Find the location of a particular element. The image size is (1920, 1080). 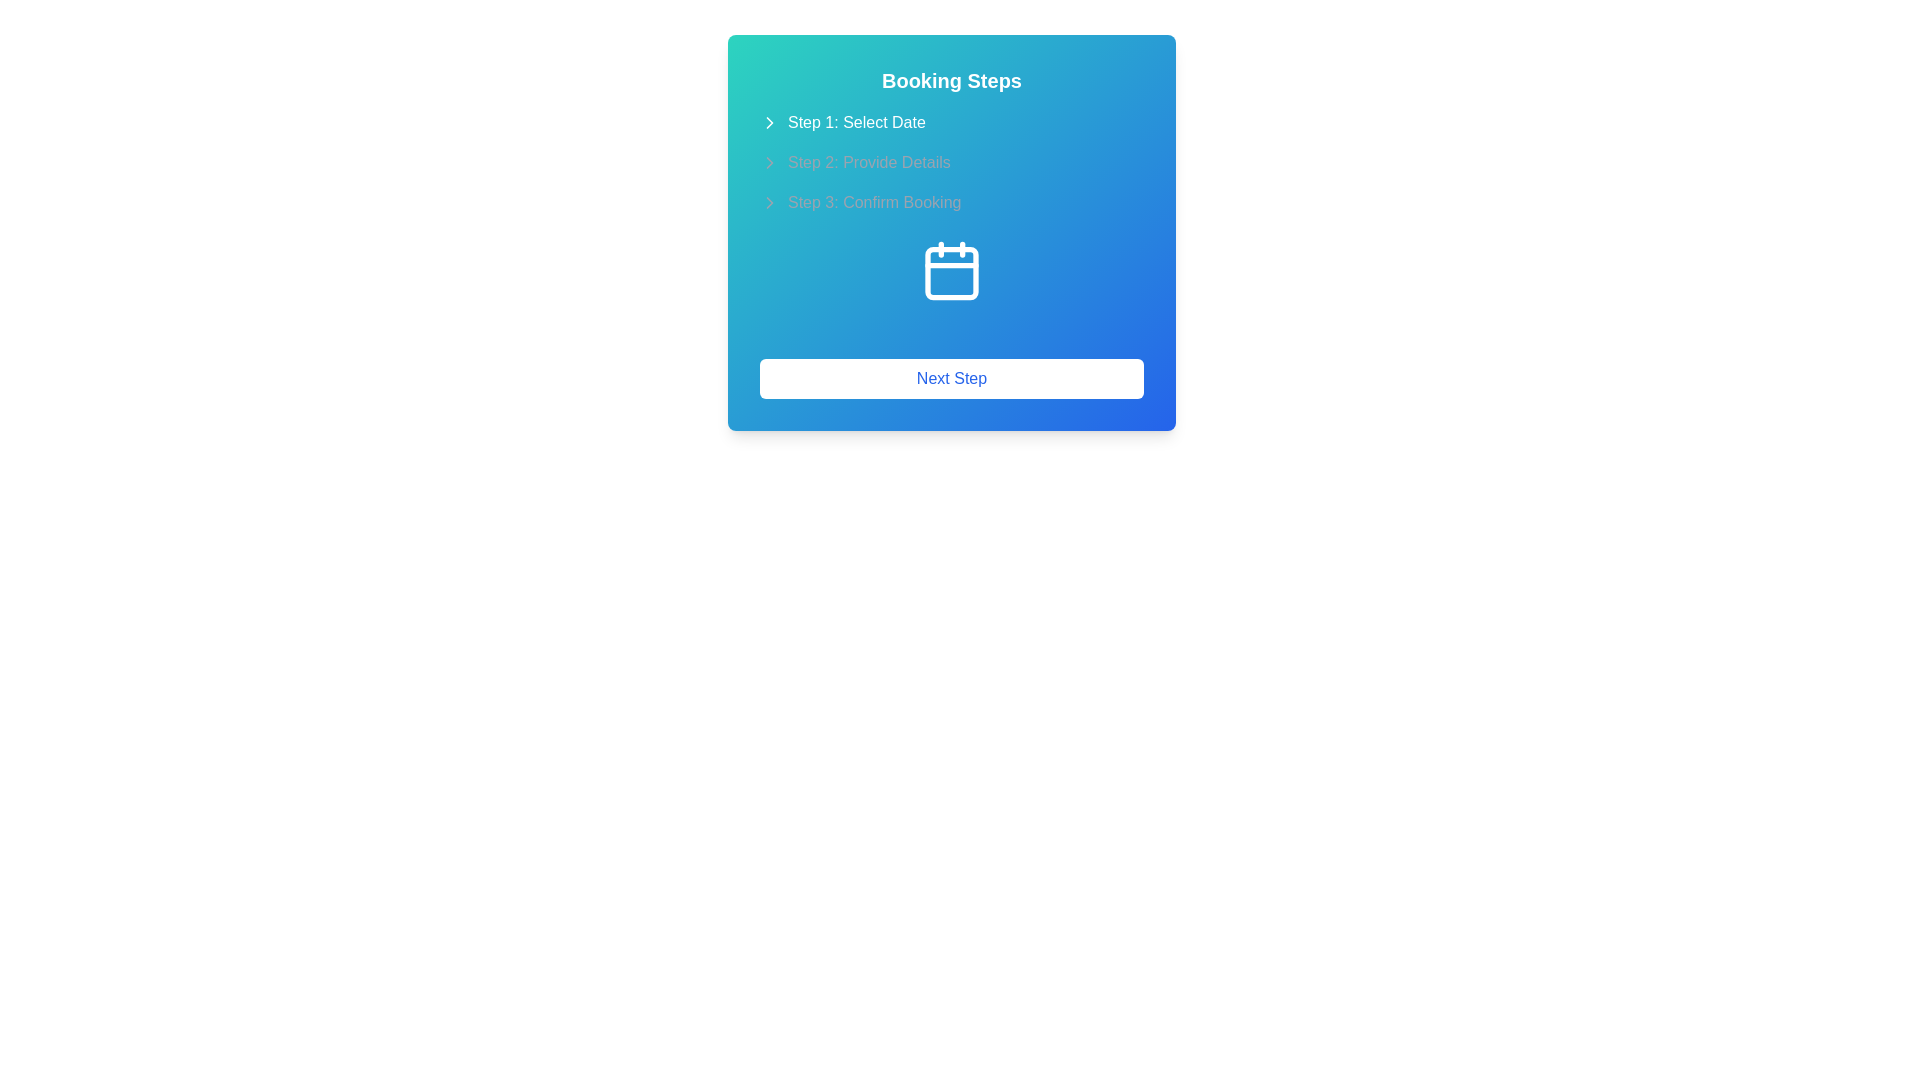

the right-pointing chevron icon outlined in white, located to the left of the text 'Step 1: Select Date' in the 'Booking Steps' section is located at coordinates (768, 123).